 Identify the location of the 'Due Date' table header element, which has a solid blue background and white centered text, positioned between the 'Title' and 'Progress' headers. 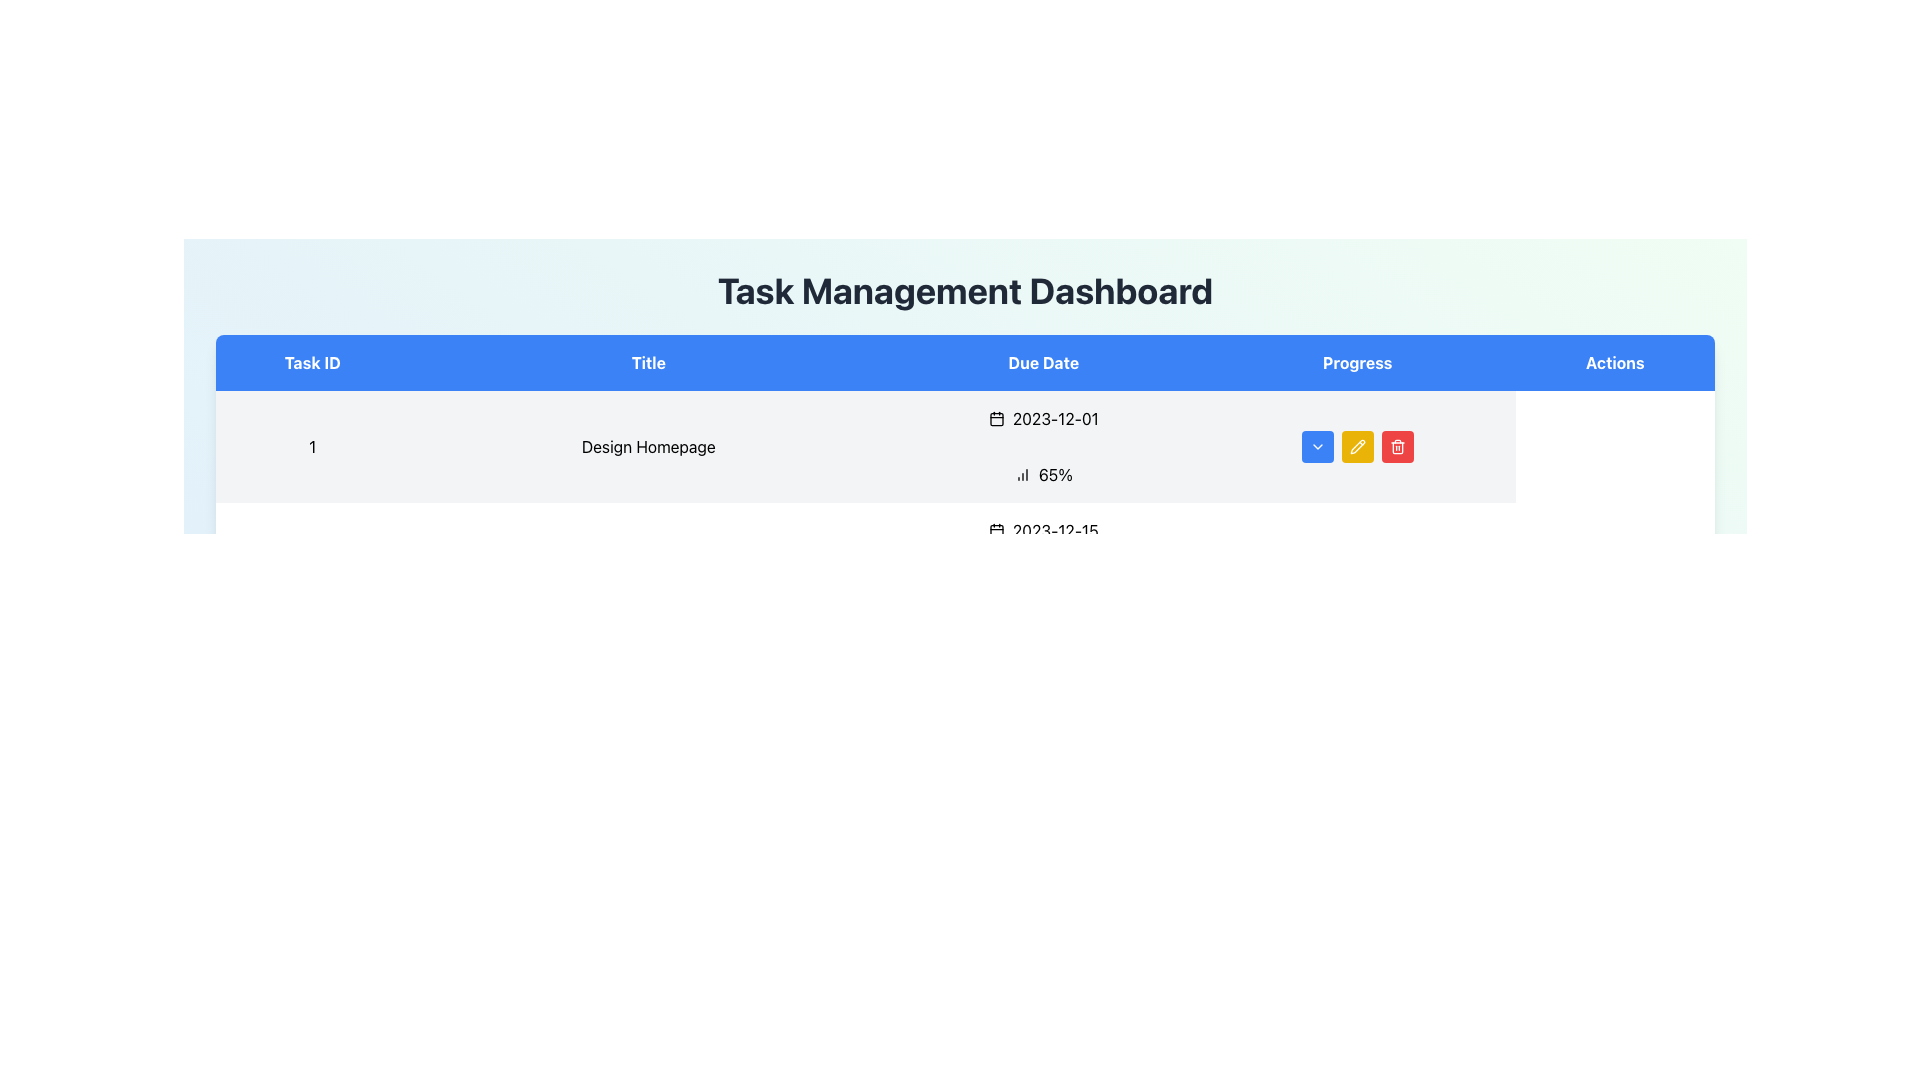
(1042, 362).